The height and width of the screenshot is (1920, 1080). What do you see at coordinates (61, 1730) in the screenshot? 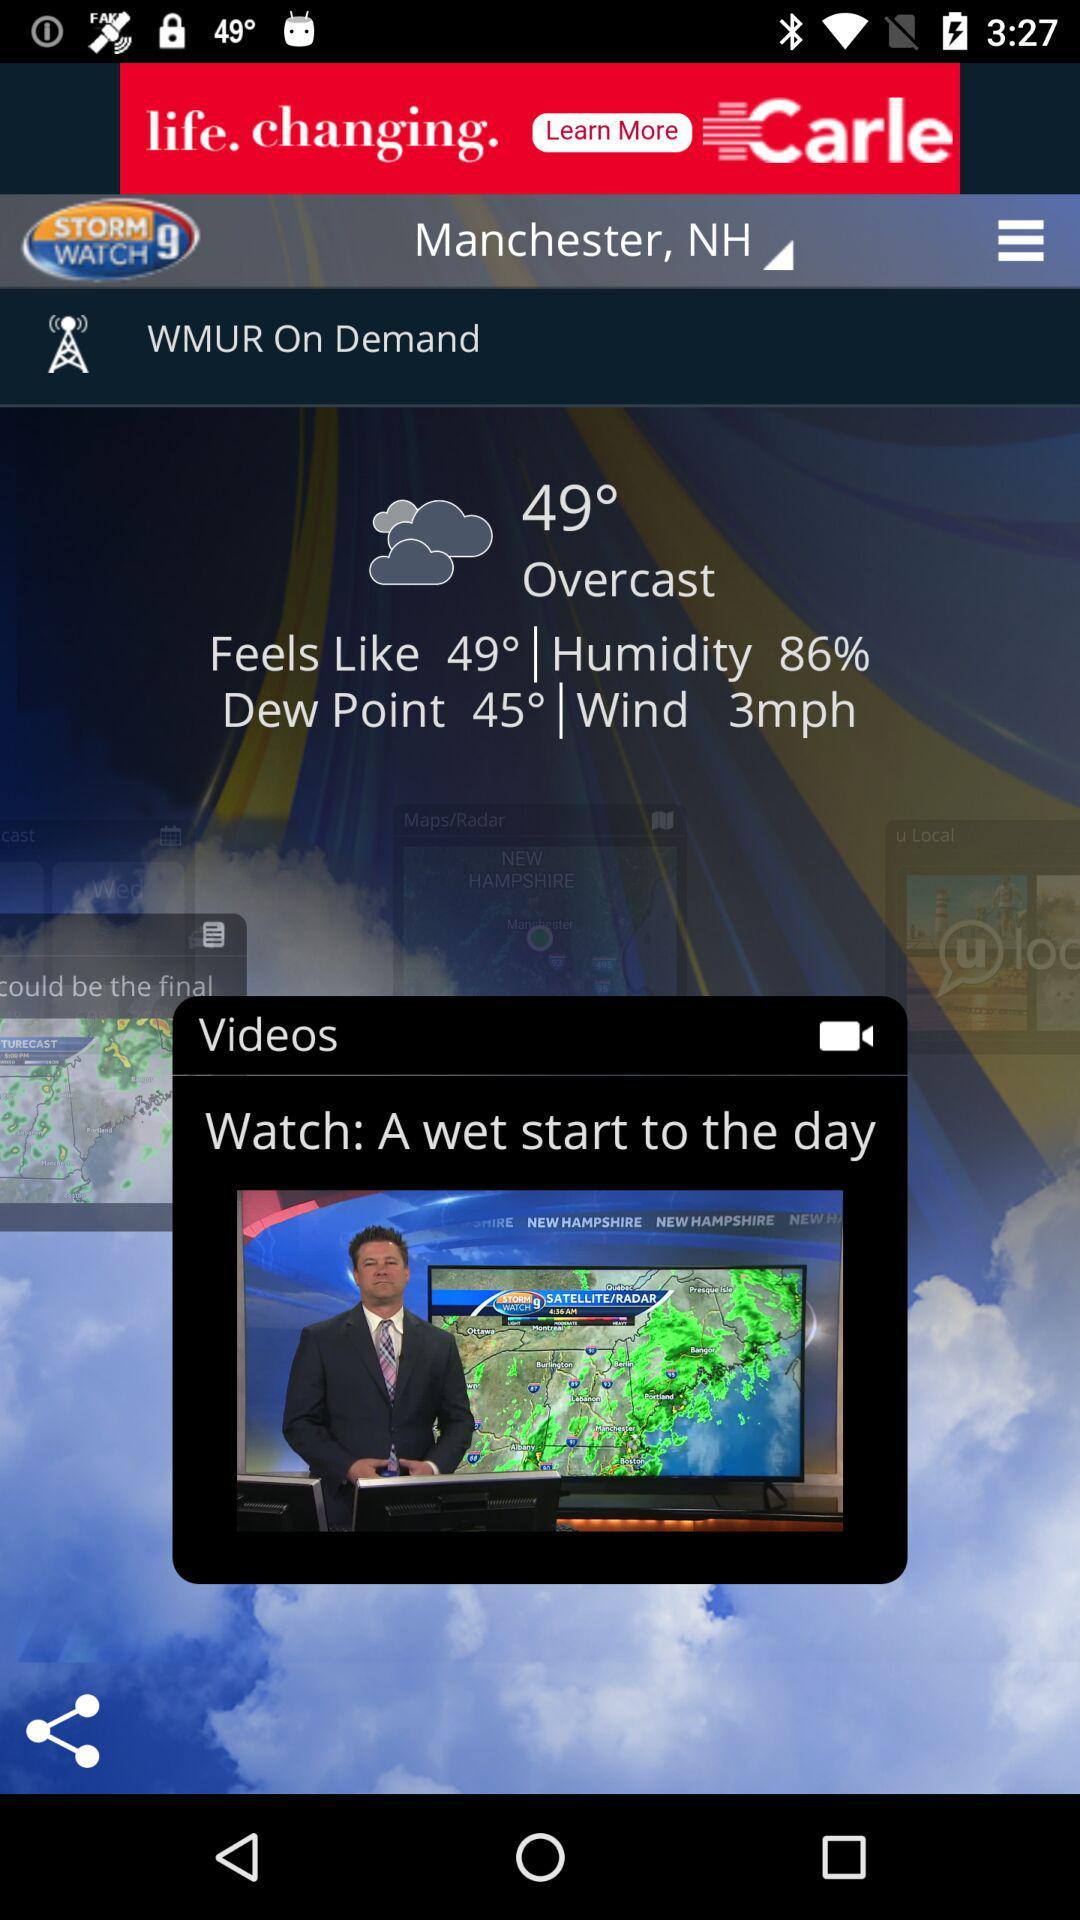
I see `the share icon` at bounding box center [61, 1730].